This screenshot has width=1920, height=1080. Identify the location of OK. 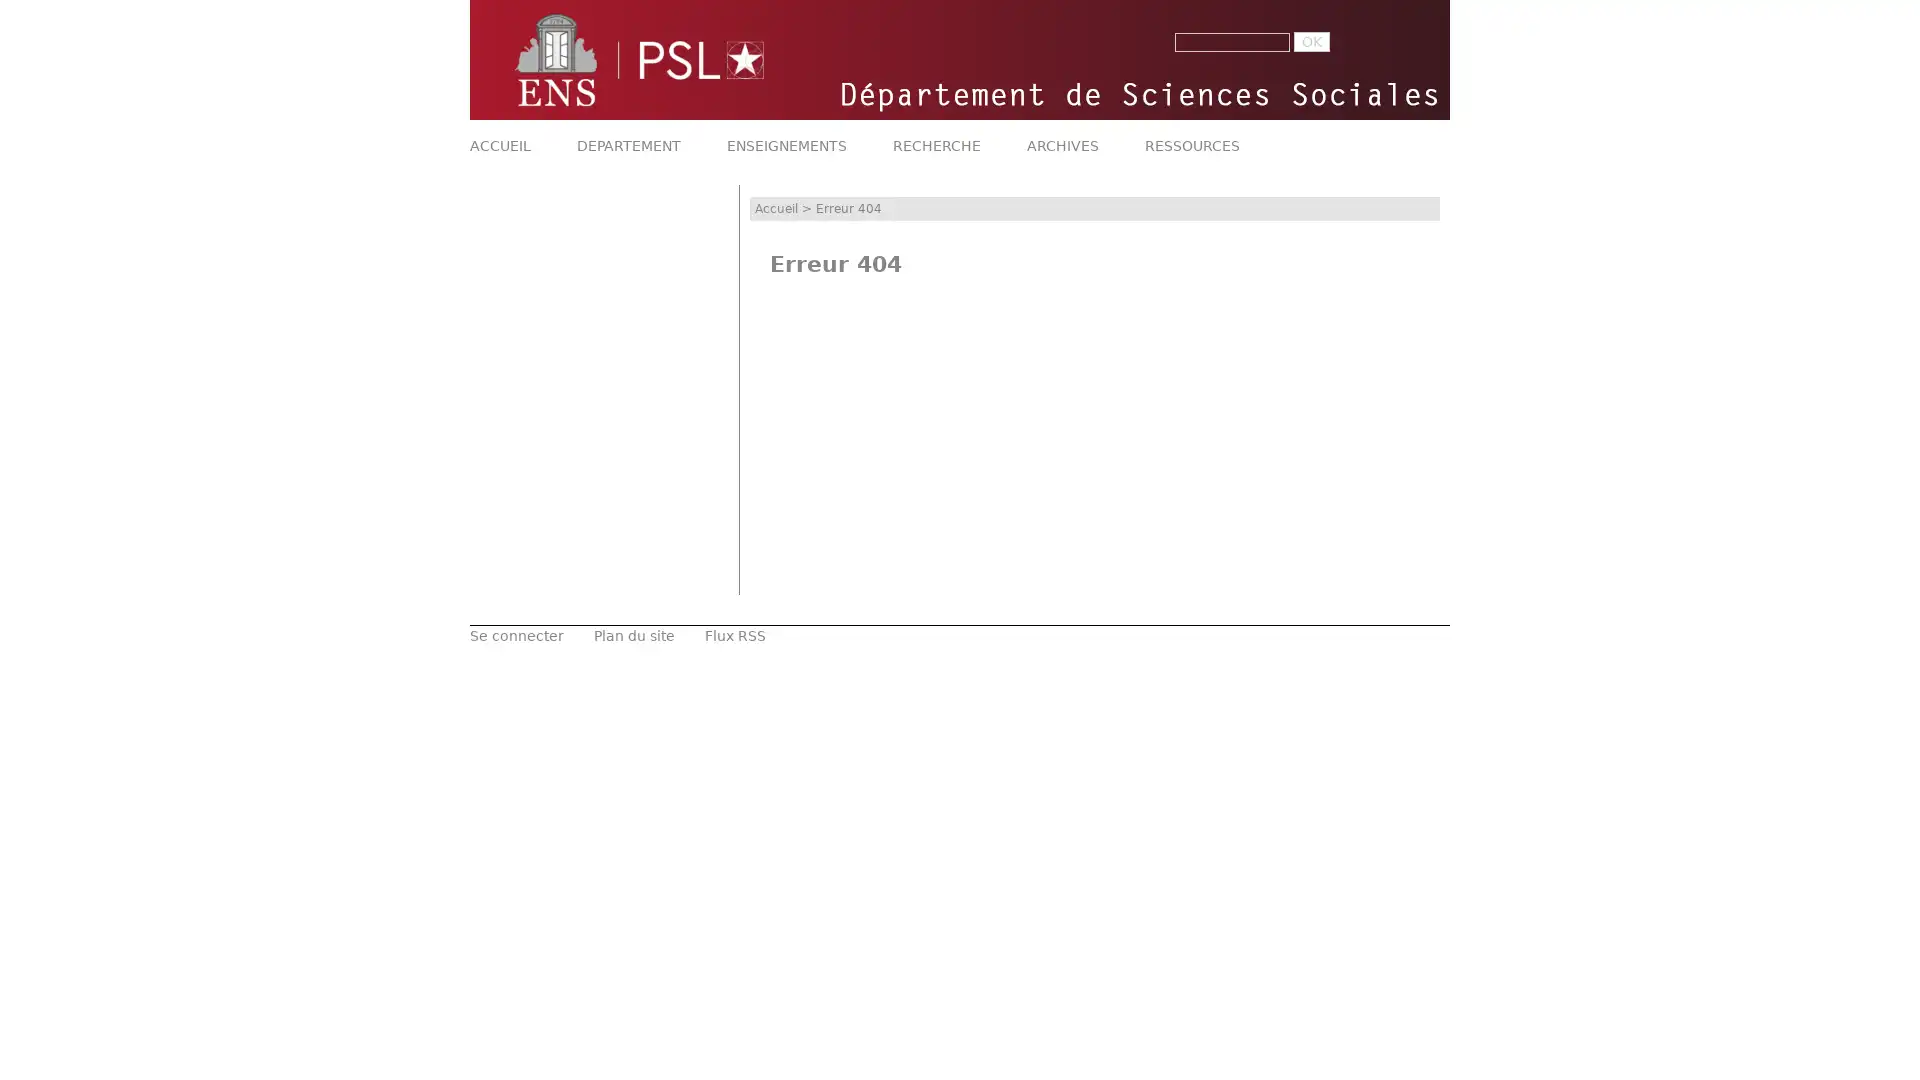
(1311, 42).